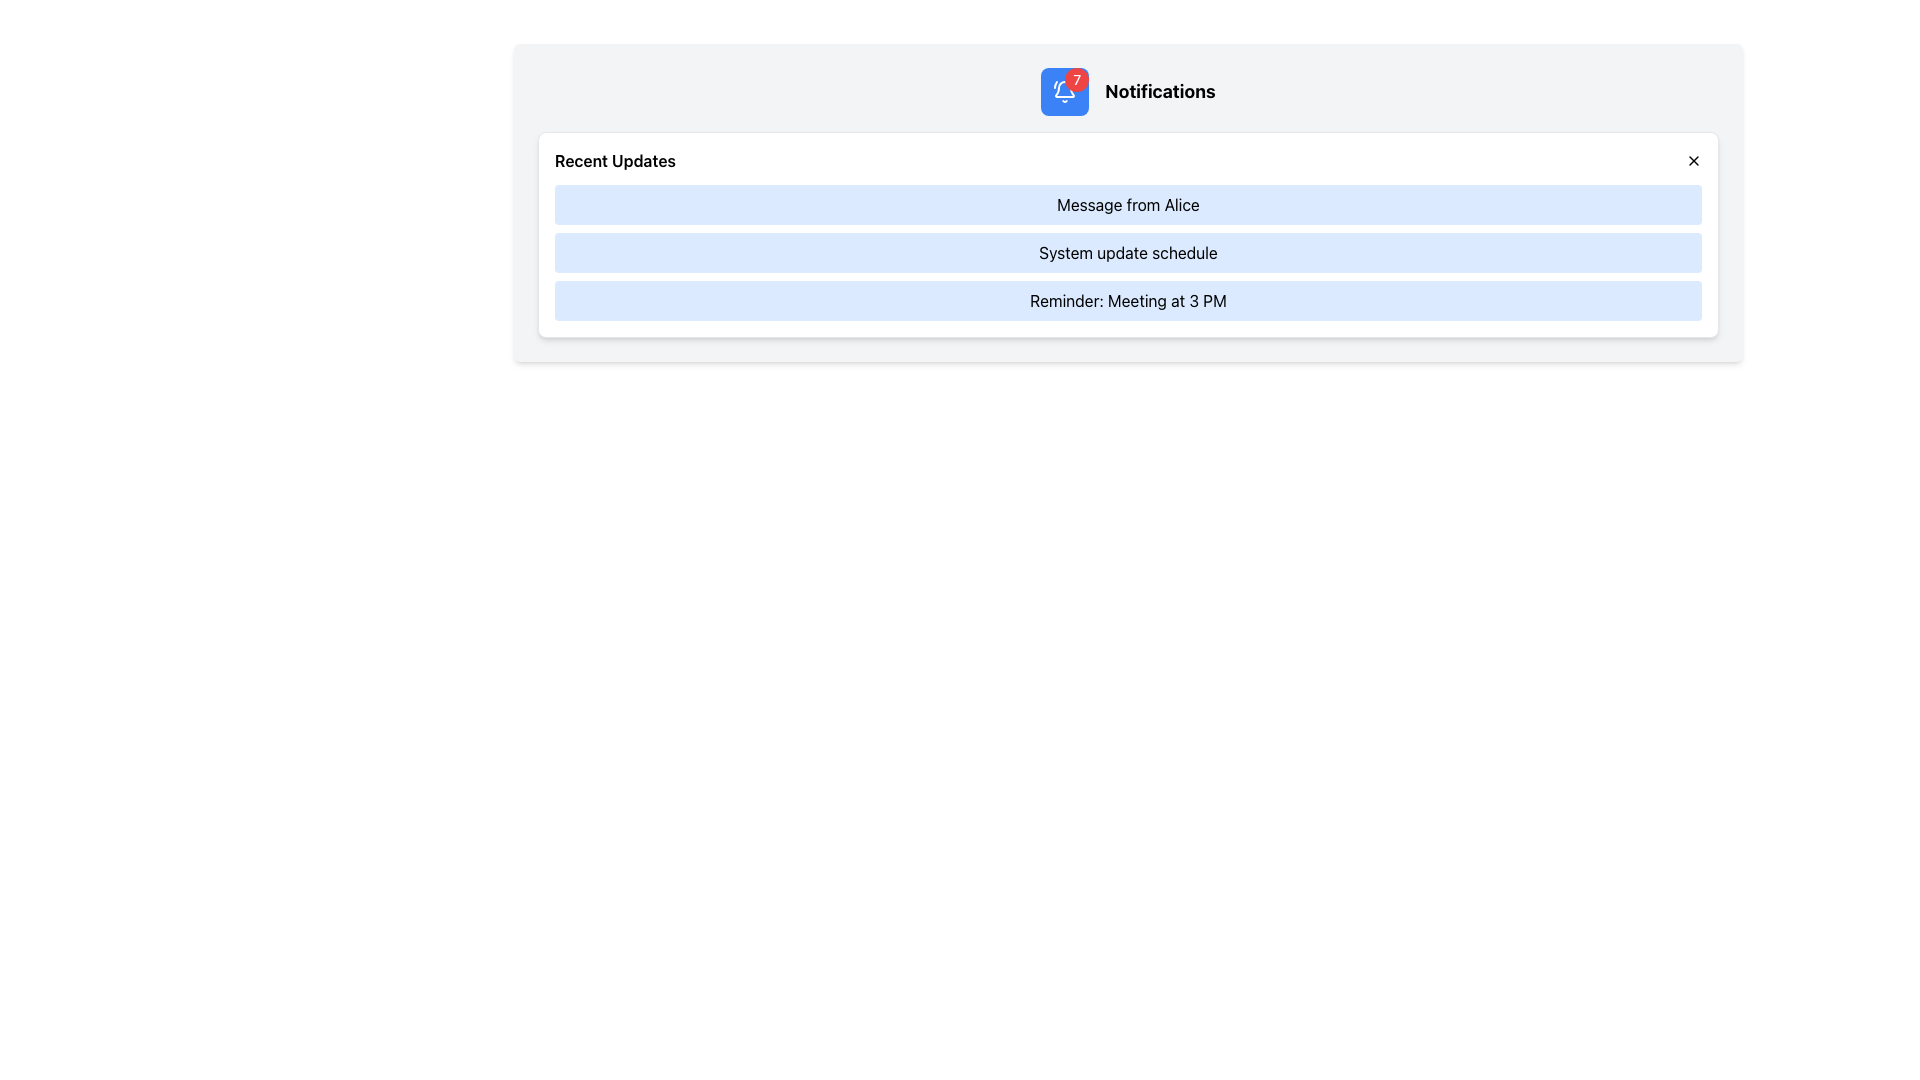 The image size is (1920, 1080). Describe the element at coordinates (1128, 252) in the screenshot. I see `the text label displaying the notification message 'System update schedule', which is the second item in the notifications panel` at that location.